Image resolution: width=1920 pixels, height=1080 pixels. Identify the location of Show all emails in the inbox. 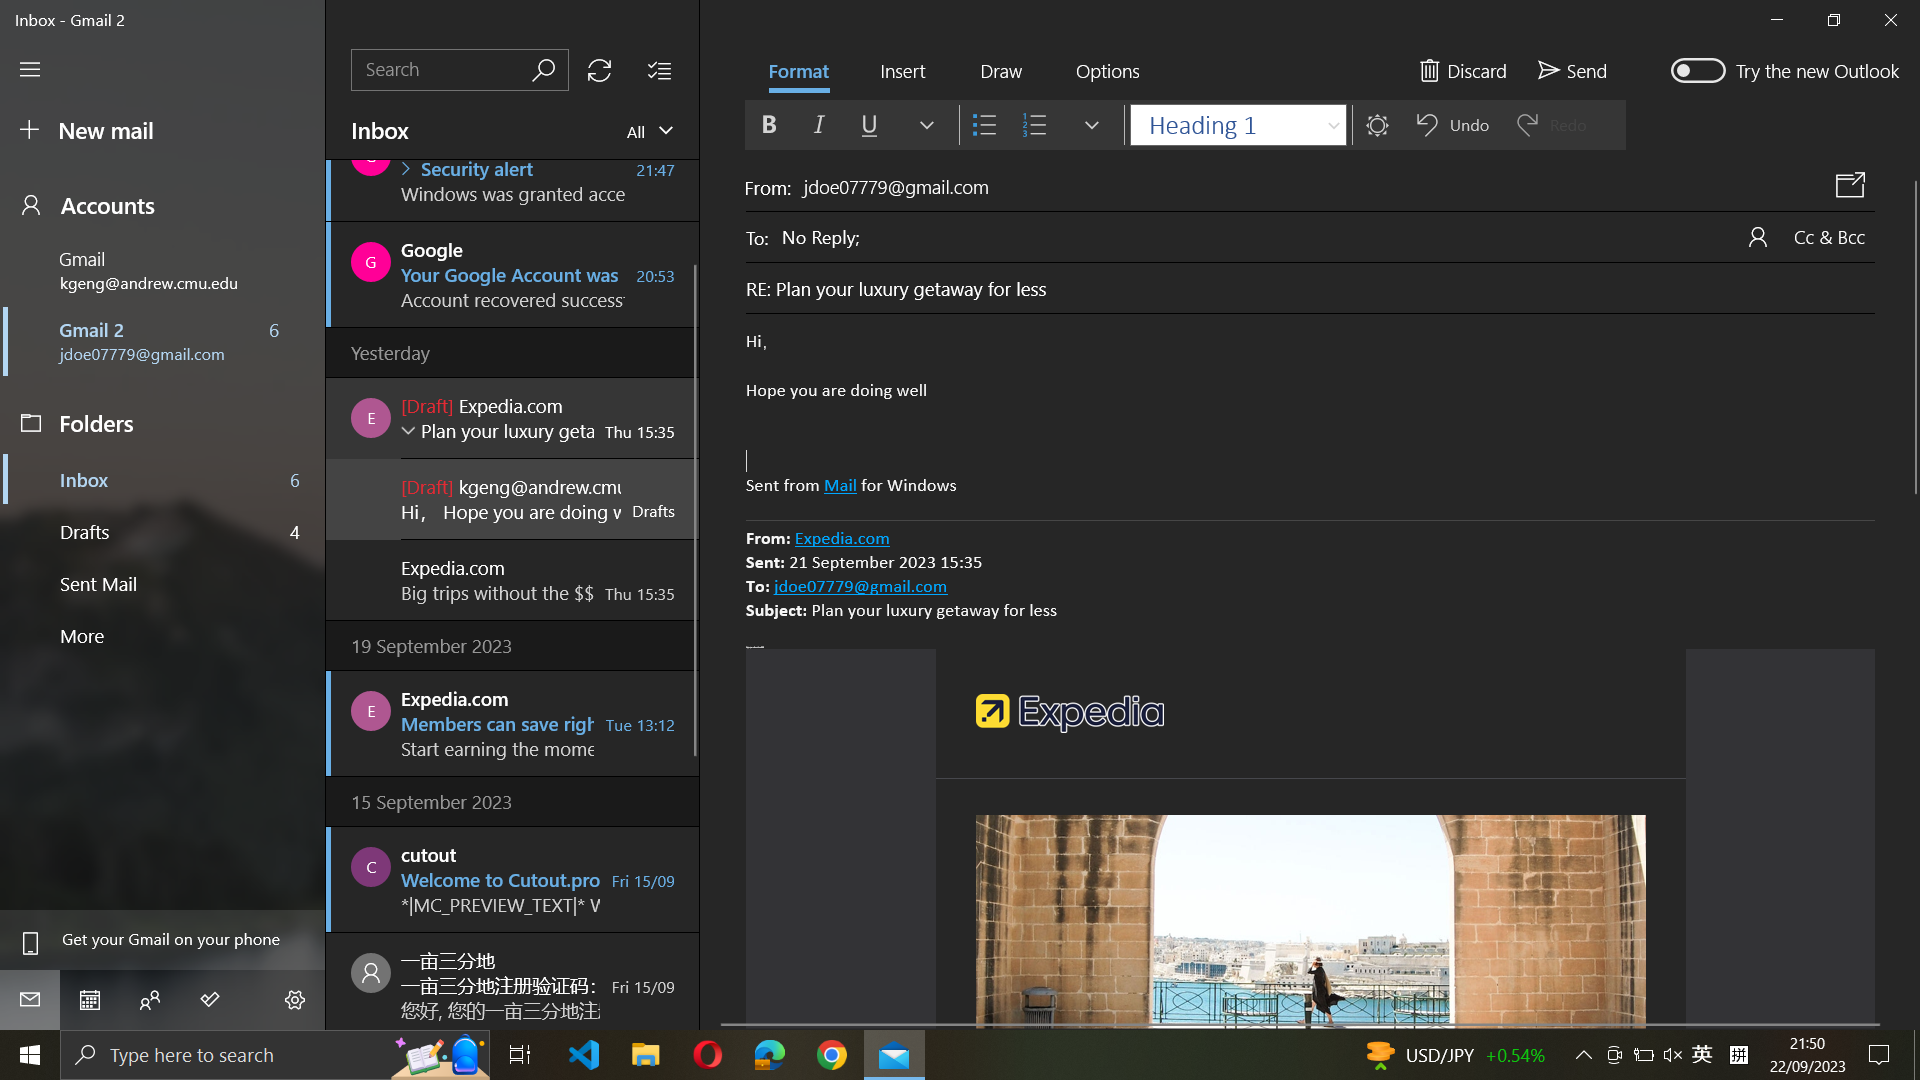
(652, 130).